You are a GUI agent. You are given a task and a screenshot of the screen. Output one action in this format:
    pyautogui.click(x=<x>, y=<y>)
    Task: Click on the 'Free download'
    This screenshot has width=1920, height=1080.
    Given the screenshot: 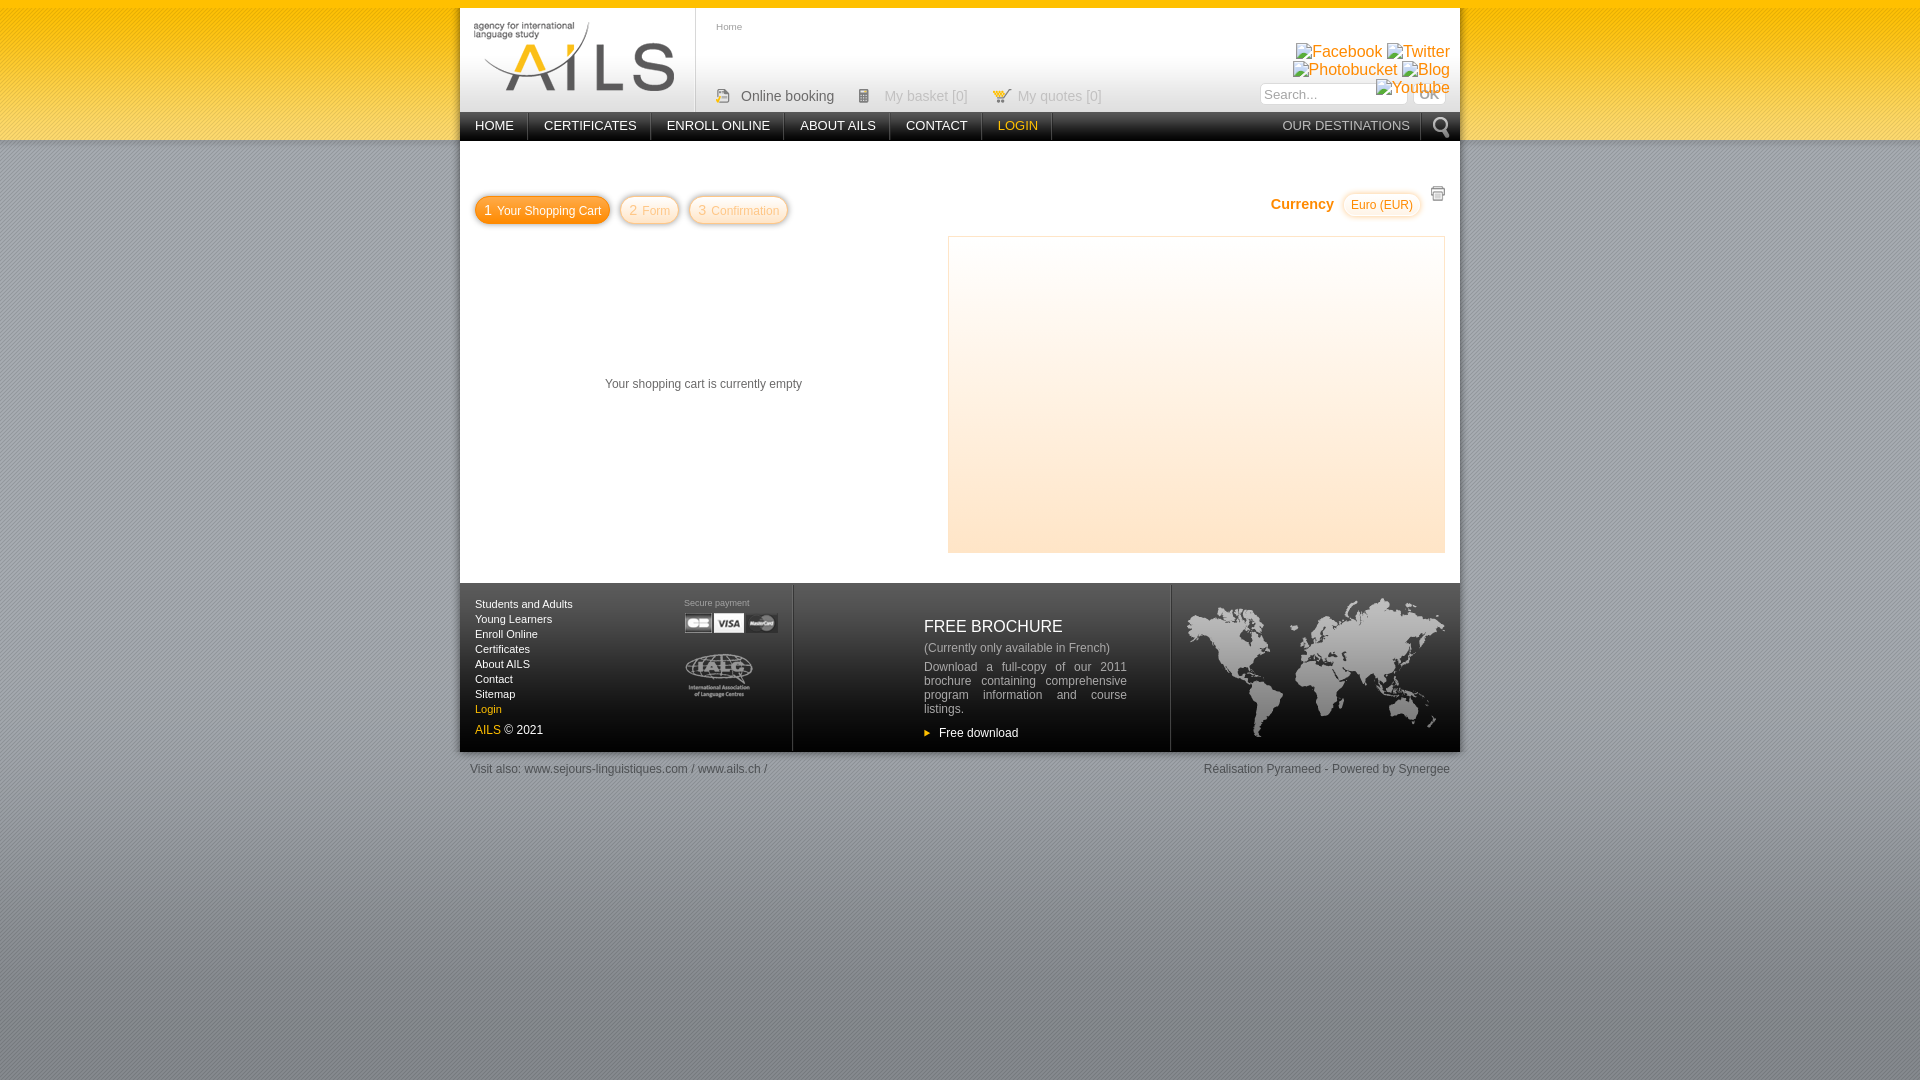 What is the action you would take?
    pyautogui.click(x=978, y=732)
    